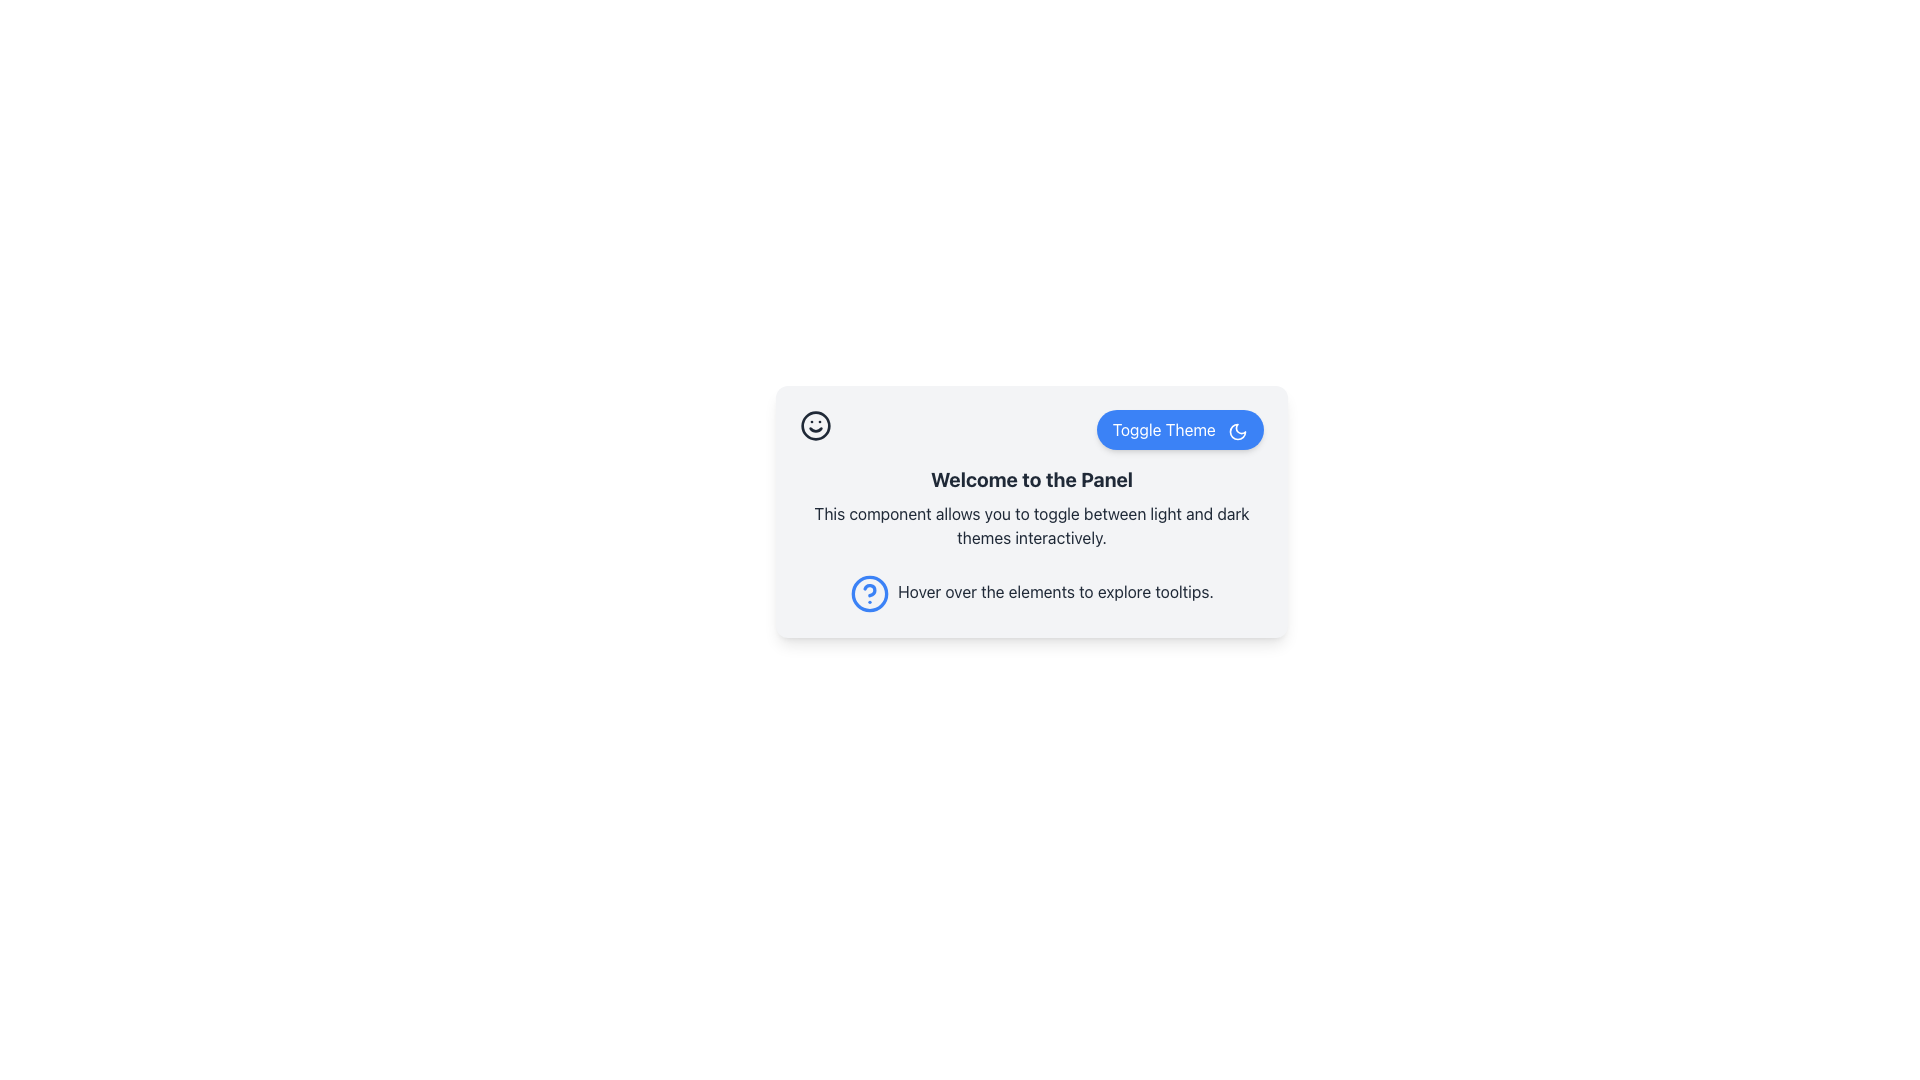 This screenshot has width=1920, height=1080. What do you see at coordinates (1032, 479) in the screenshot?
I see `heading text 'Welcome to the Panel' which serves as the title for the section, providing context for the content below` at bounding box center [1032, 479].